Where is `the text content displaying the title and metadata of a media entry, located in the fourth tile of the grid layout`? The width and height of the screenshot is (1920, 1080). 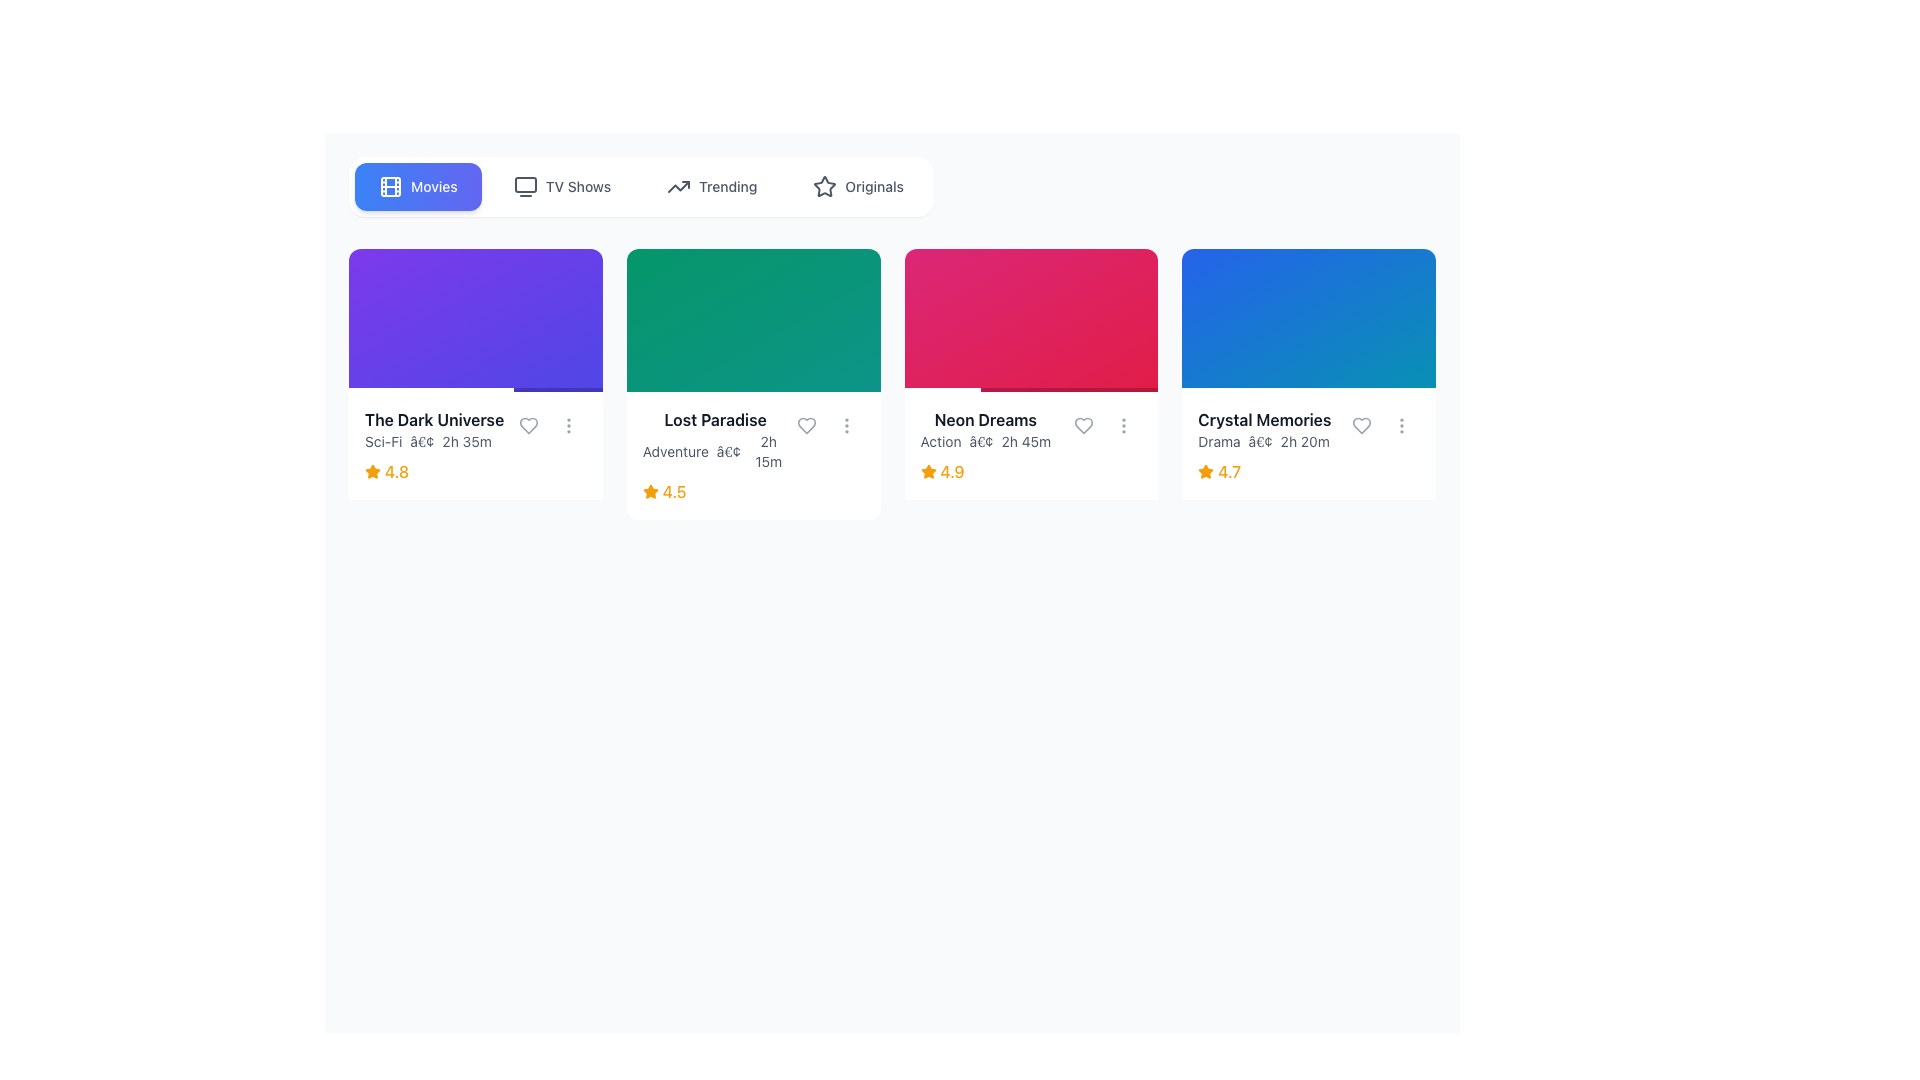 the text content displaying the title and metadata of a media entry, located in the fourth tile of the grid layout is located at coordinates (1263, 428).